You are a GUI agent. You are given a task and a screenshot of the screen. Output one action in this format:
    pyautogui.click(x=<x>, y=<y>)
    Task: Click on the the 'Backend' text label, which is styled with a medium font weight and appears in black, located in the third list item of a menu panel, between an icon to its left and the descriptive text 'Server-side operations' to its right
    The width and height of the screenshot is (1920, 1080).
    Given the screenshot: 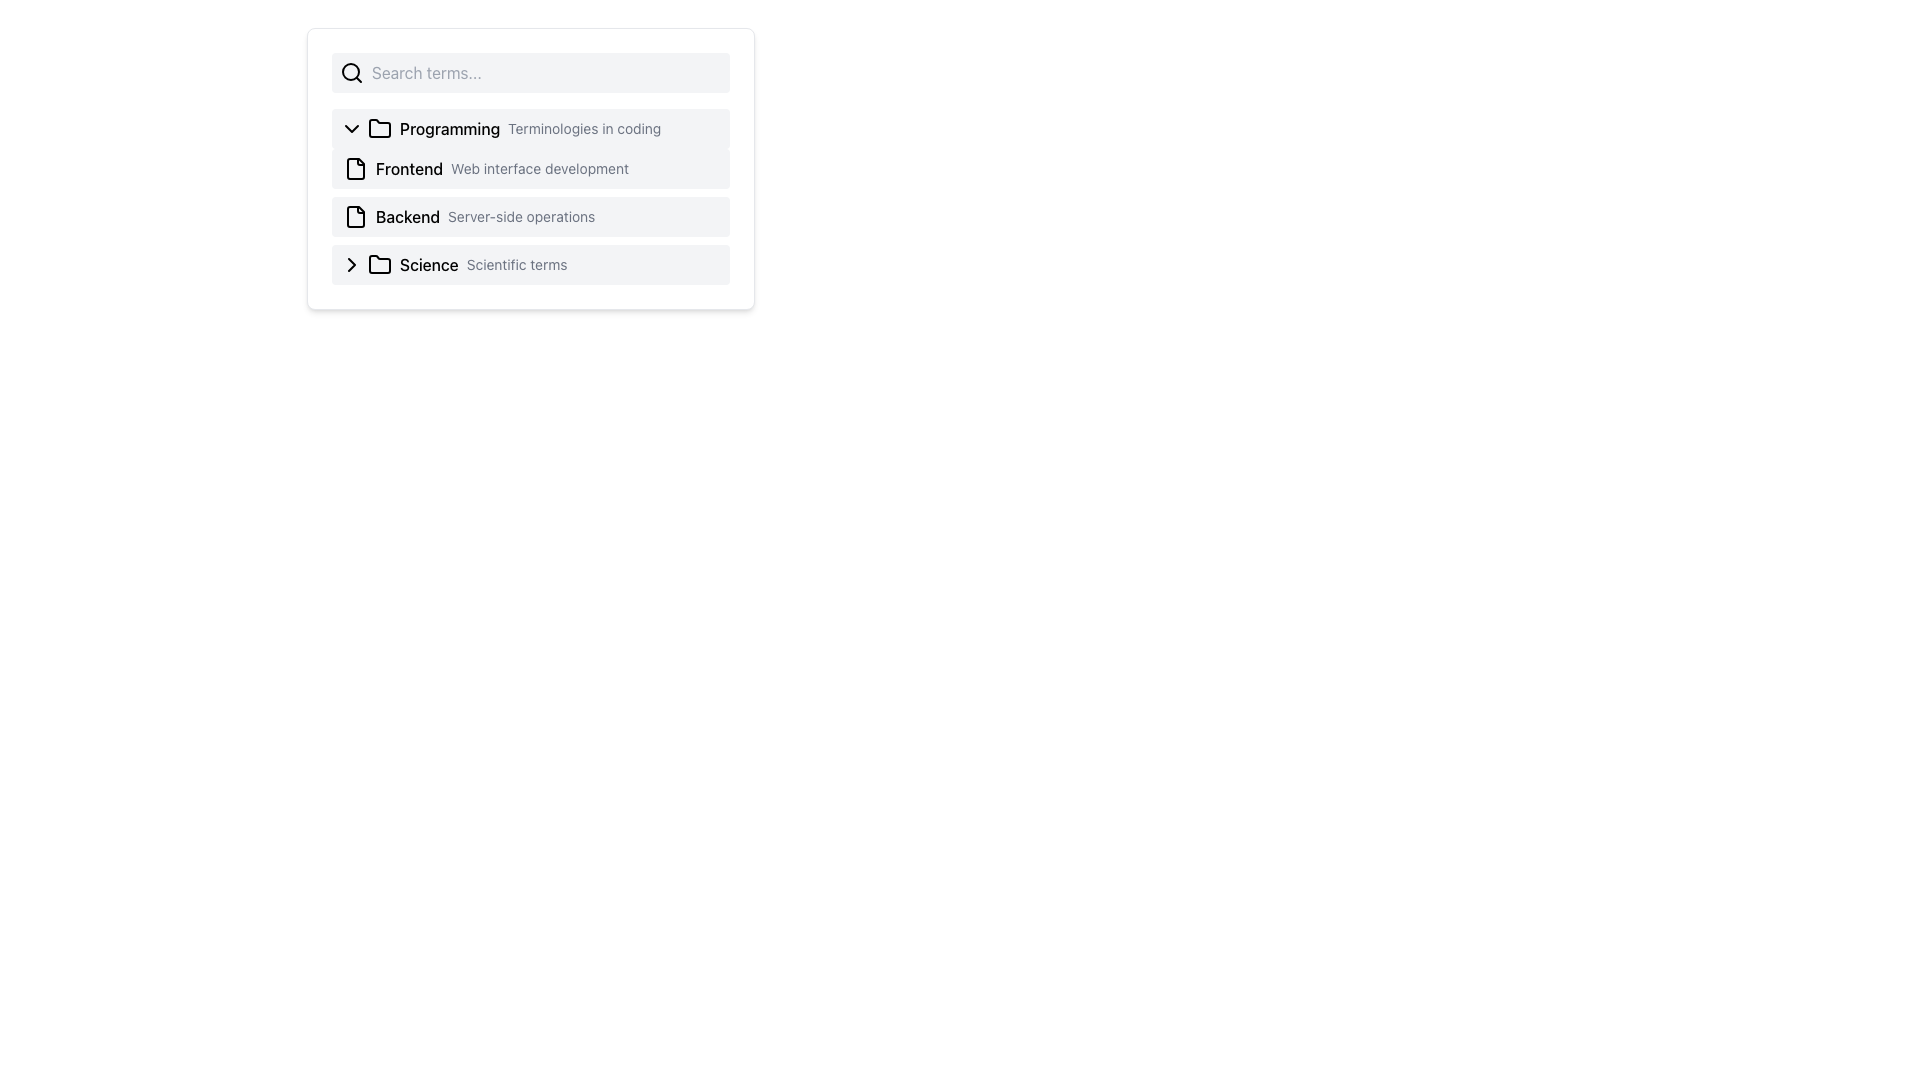 What is the action you would take?
    pyautogui.click(x=407, y=216)
    